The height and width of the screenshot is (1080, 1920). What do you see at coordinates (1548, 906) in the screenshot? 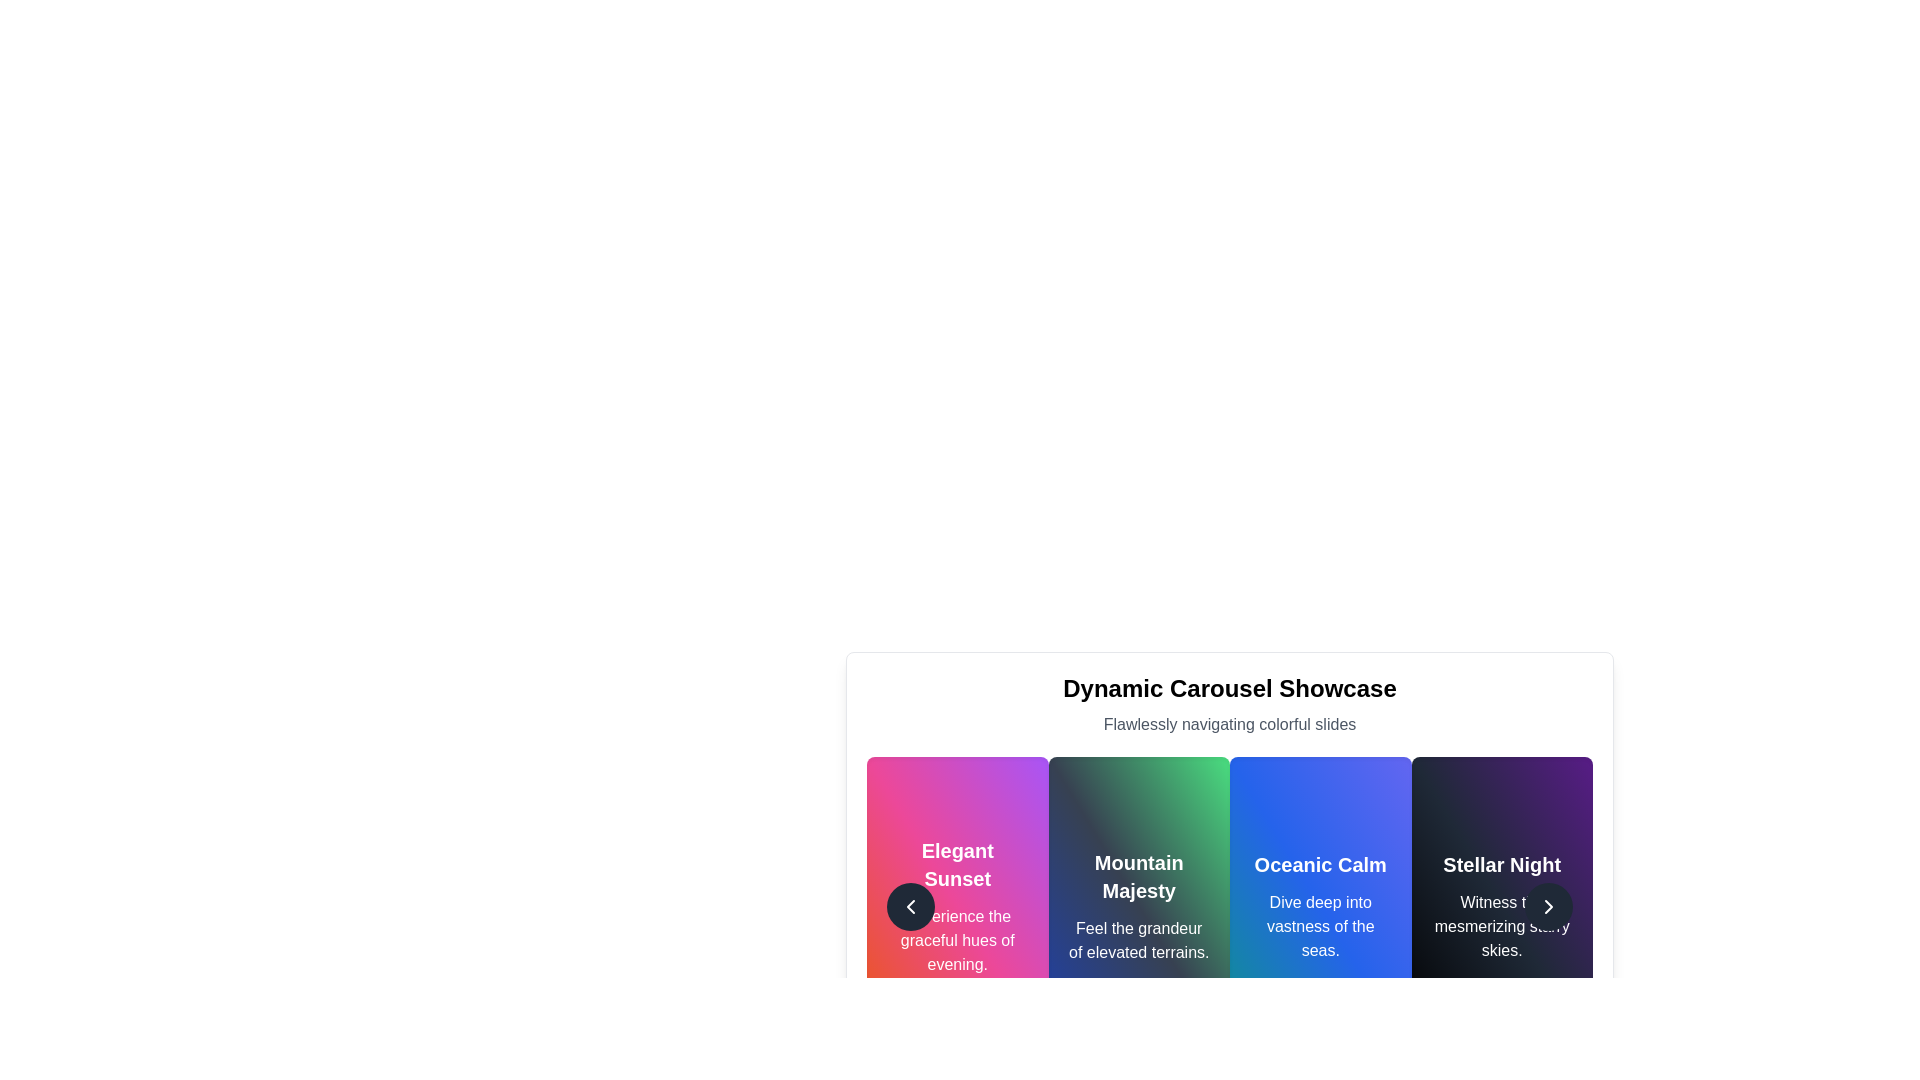
I see `the chevron icon located within the circular button on the right side of the 'Stellar Night' card` at bounding box center [1548, 906].